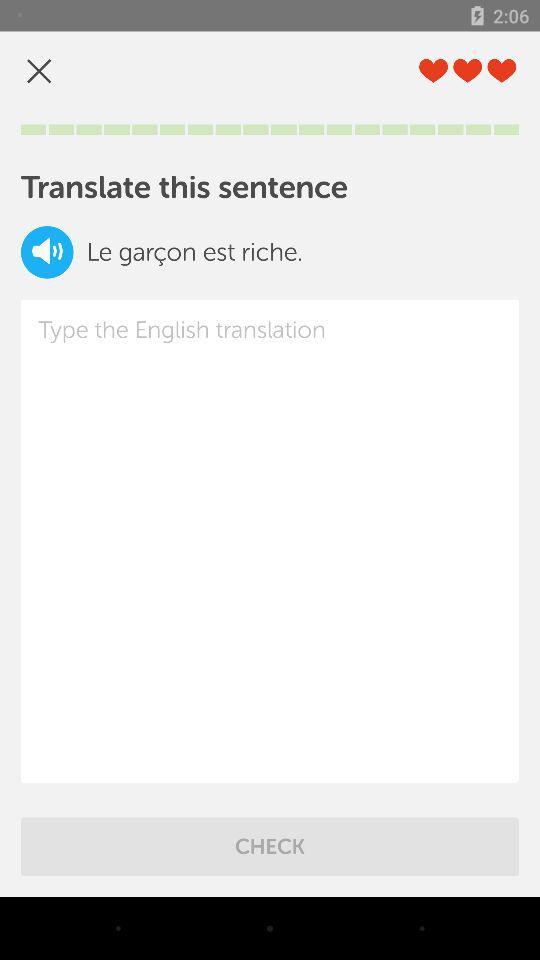  Describe the element at coordinates (47, 251) in the screenshot. I see `item below the translate this sentence item` at that location.